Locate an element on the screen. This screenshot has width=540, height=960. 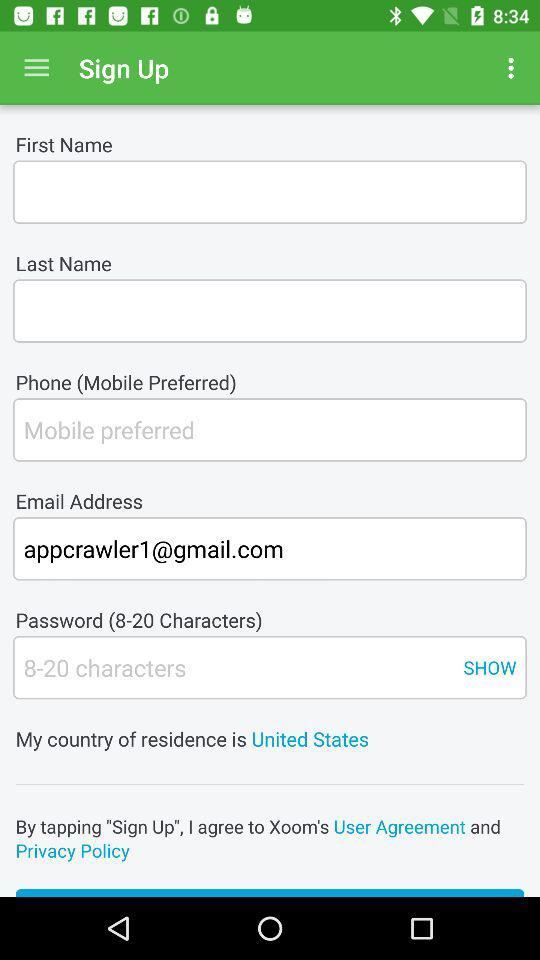
the fifth checkbox is located at coordinates (232, 667).